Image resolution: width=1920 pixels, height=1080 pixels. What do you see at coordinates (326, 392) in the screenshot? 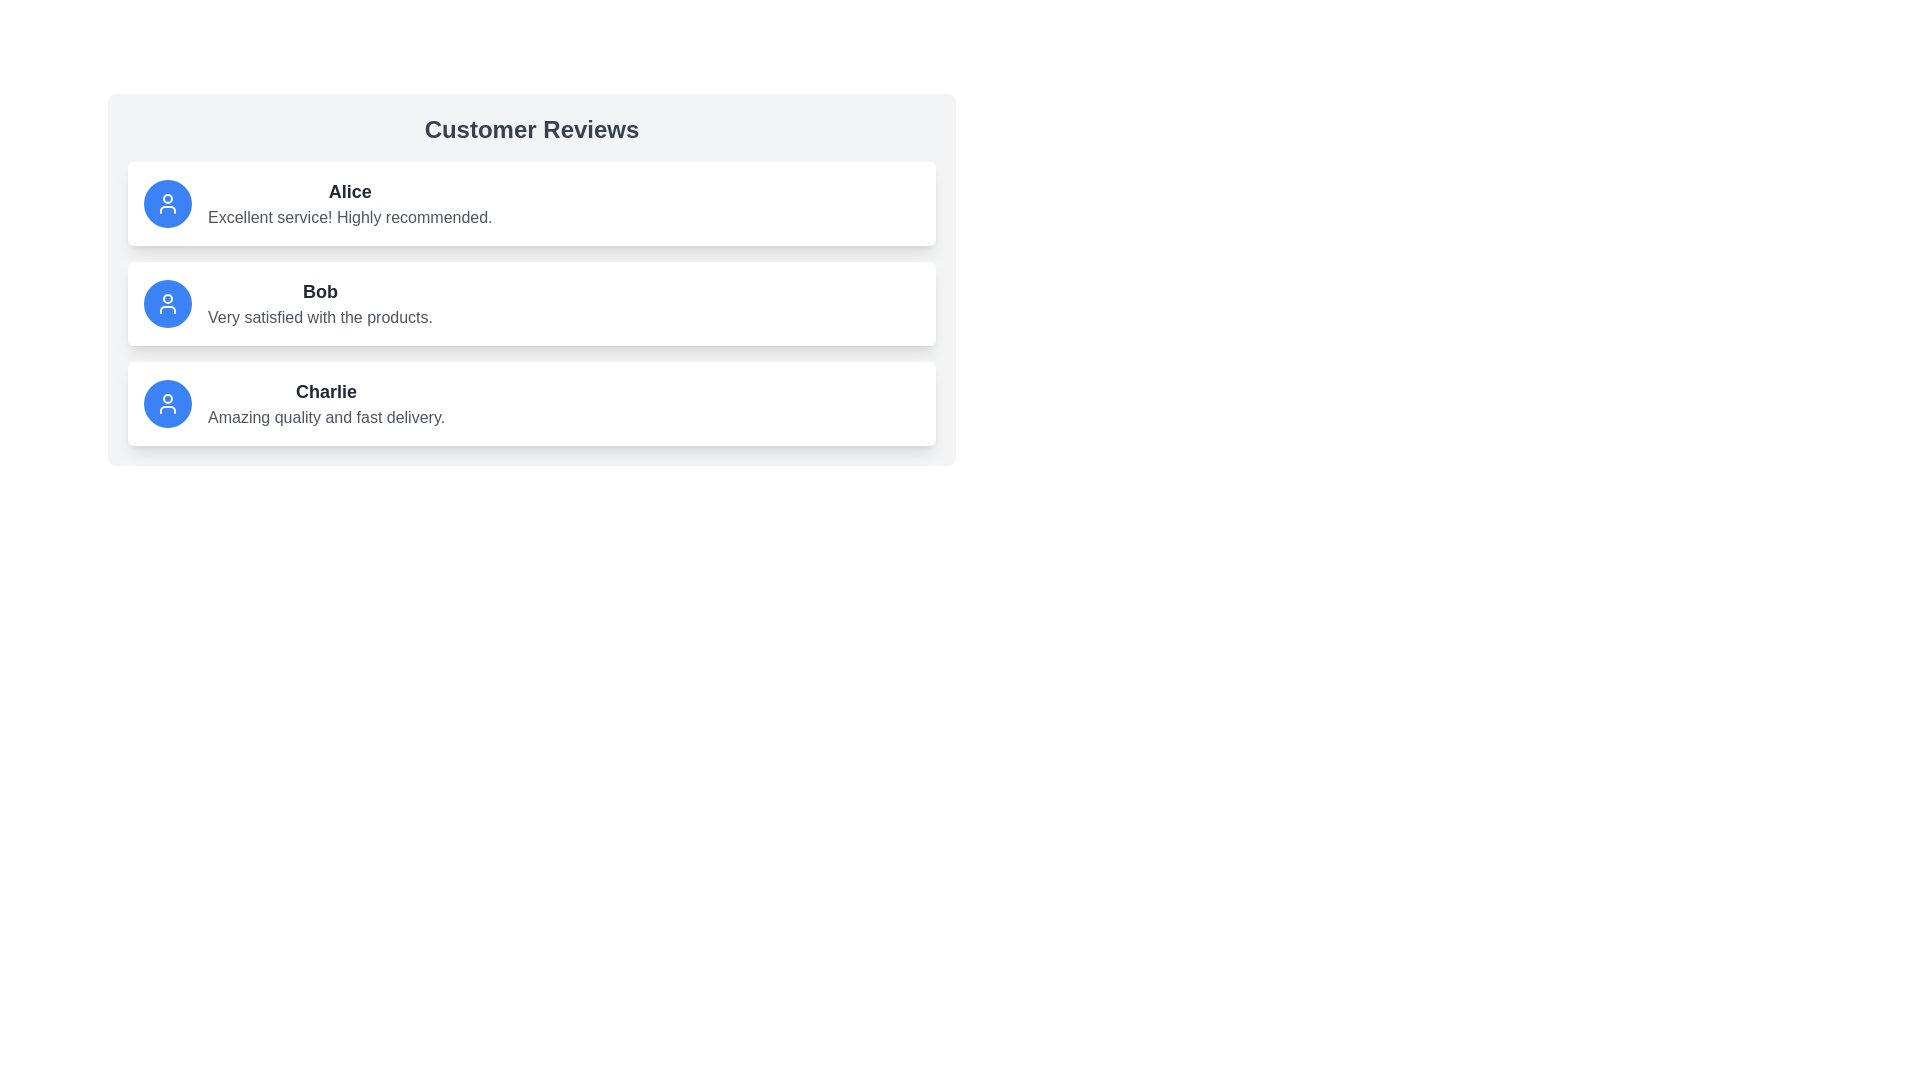
I see `the text label displaying the name 'Charlie', which is styled in a large, bold font and positioned at the top of the testimonial section` at bounding box center [326, 392].